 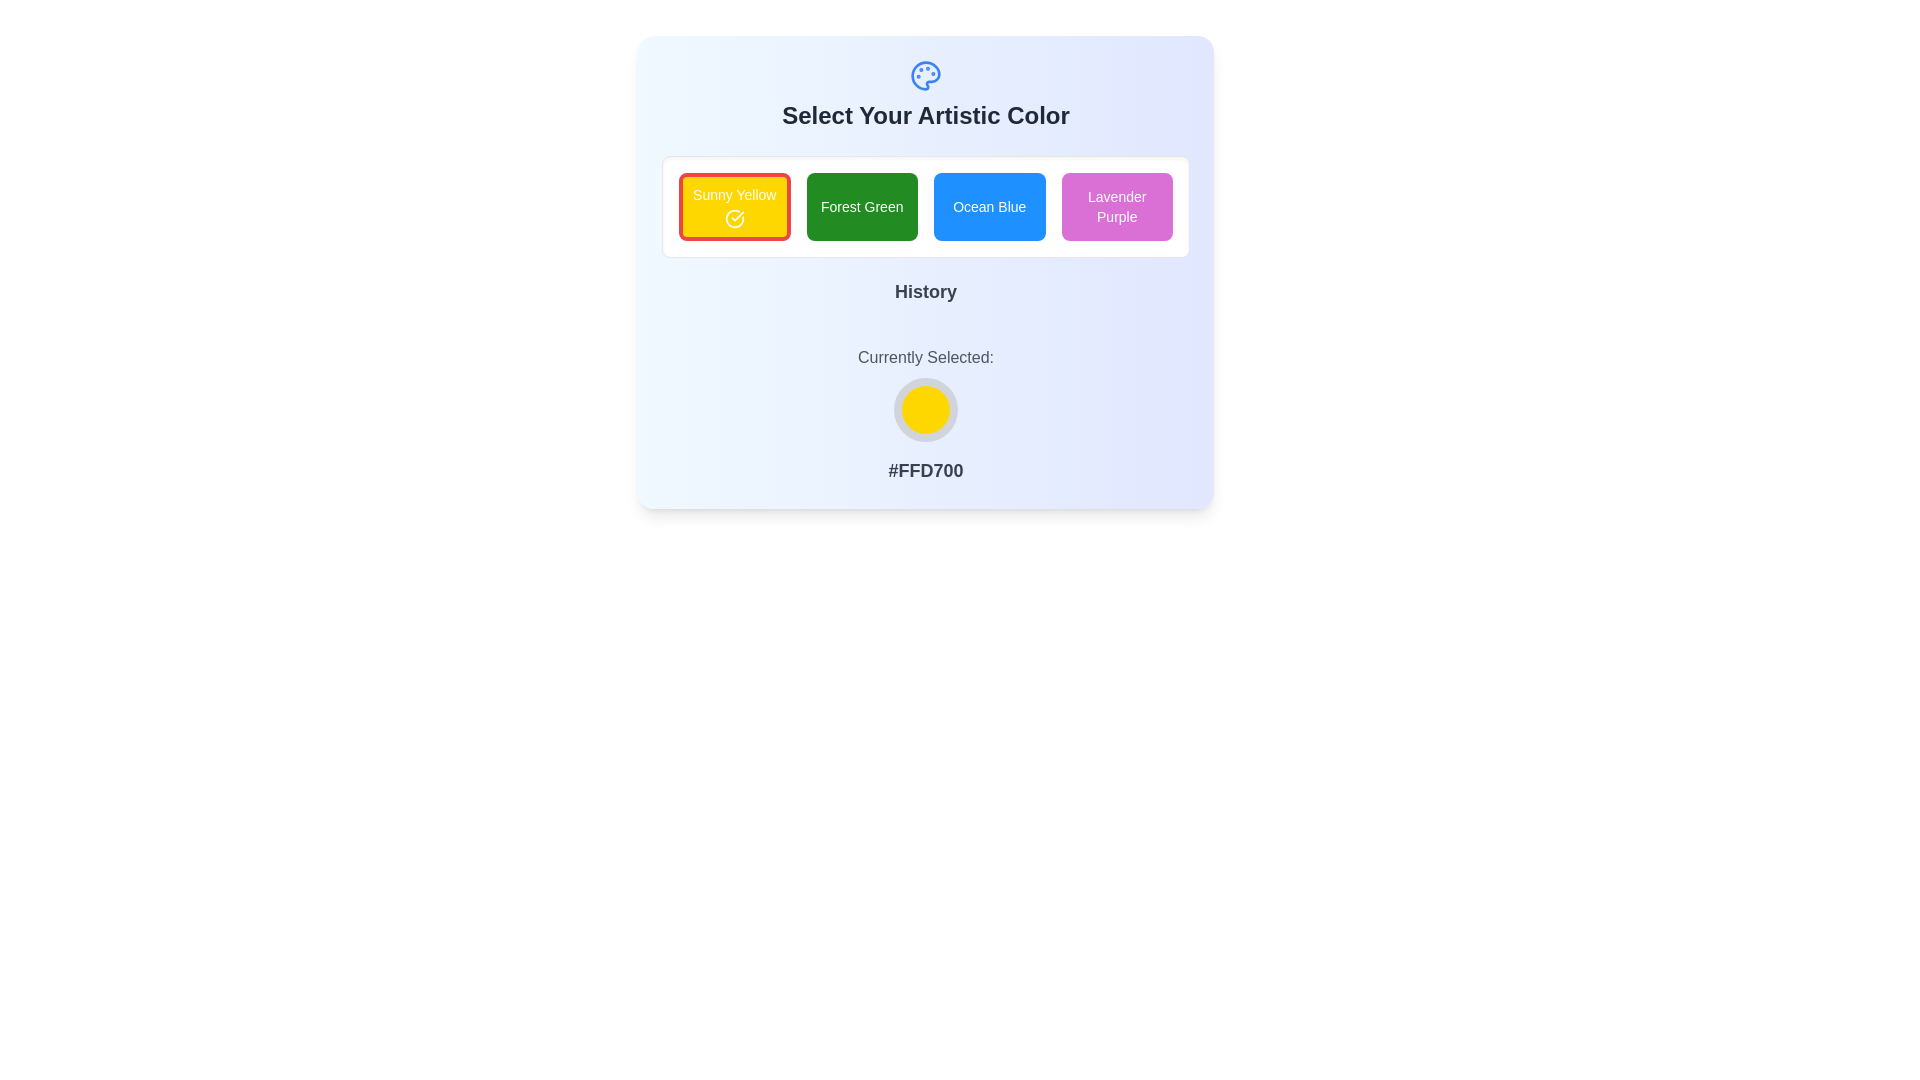 I want to click on the 'Forest Green' text label, which is styled with white text on a green button, located centrally in the second button under the 'Select Your Artistic Color' heading, so click(x=862, y=207).